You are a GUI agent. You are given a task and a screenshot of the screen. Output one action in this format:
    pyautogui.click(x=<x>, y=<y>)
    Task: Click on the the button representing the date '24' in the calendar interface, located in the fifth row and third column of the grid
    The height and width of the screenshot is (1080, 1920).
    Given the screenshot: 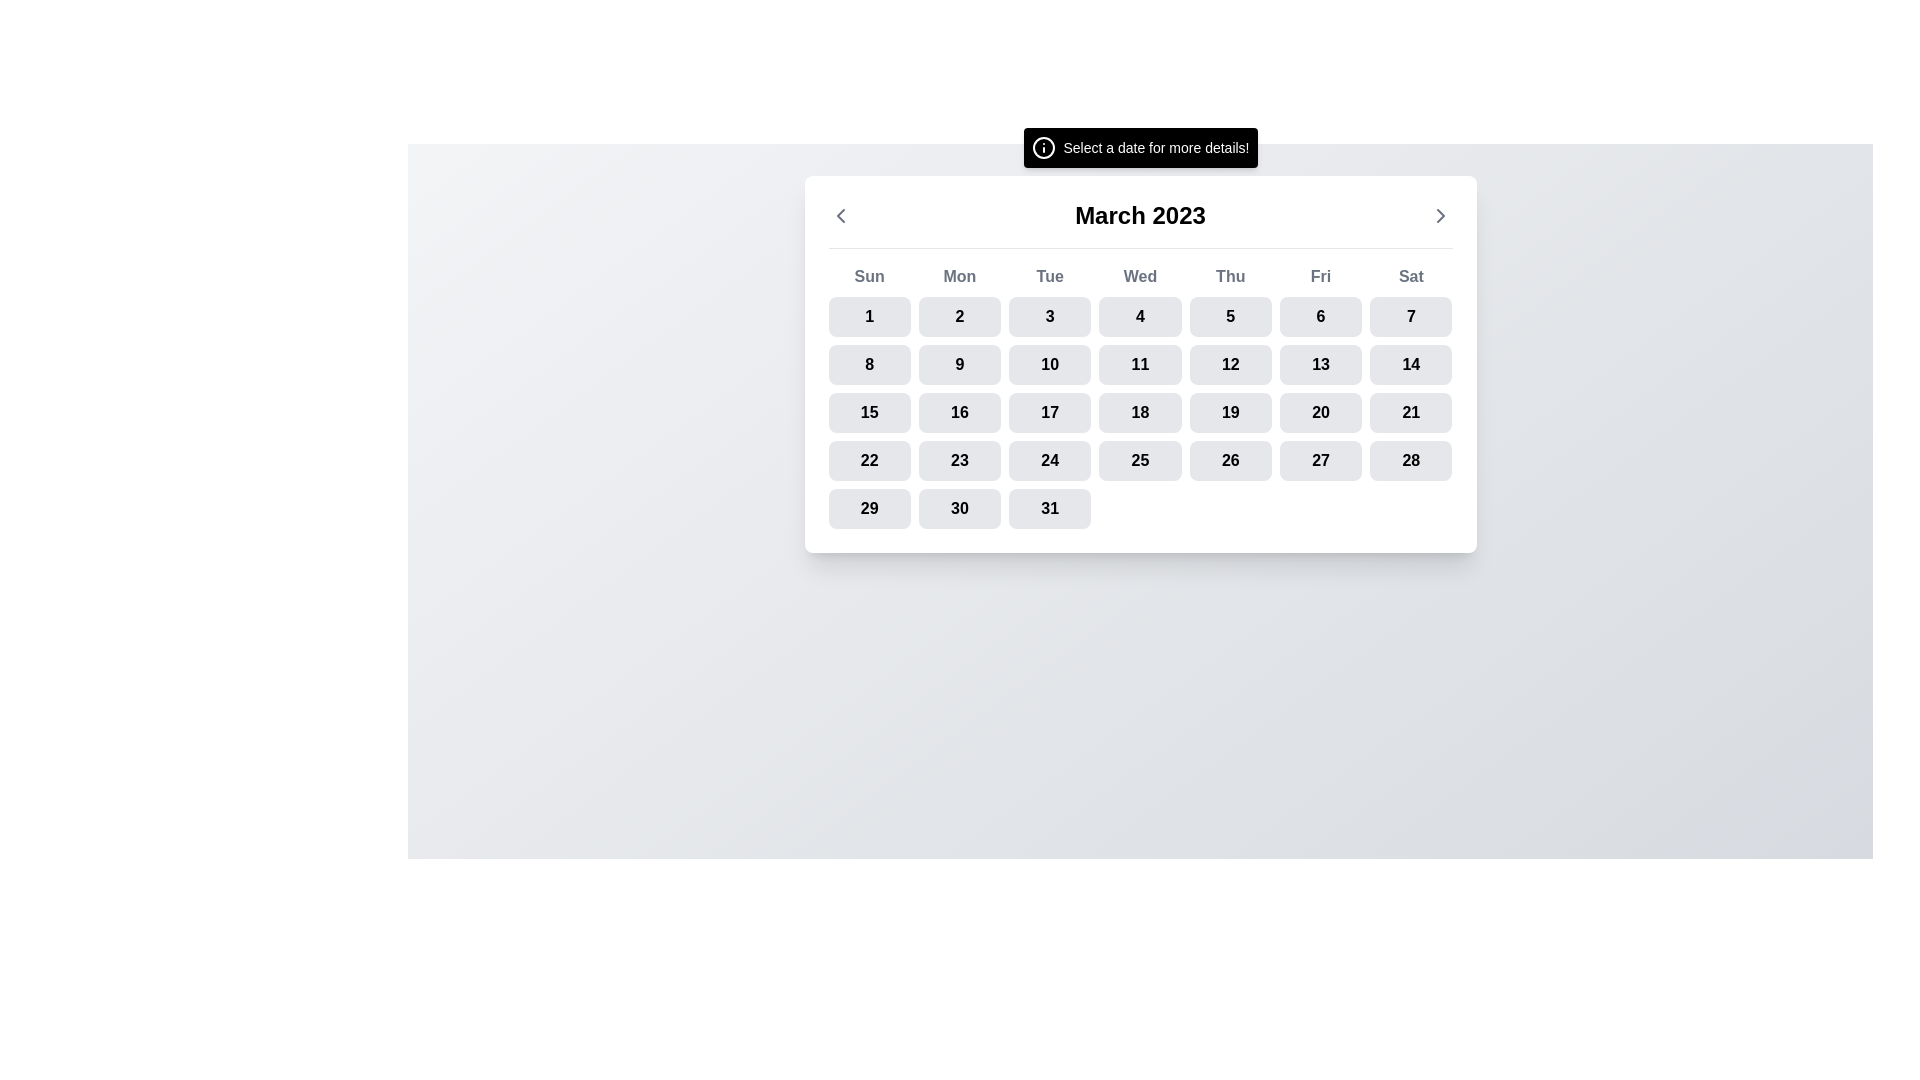 What is the action you would take?
    pyautogui.click(x=1049, y=461)
    